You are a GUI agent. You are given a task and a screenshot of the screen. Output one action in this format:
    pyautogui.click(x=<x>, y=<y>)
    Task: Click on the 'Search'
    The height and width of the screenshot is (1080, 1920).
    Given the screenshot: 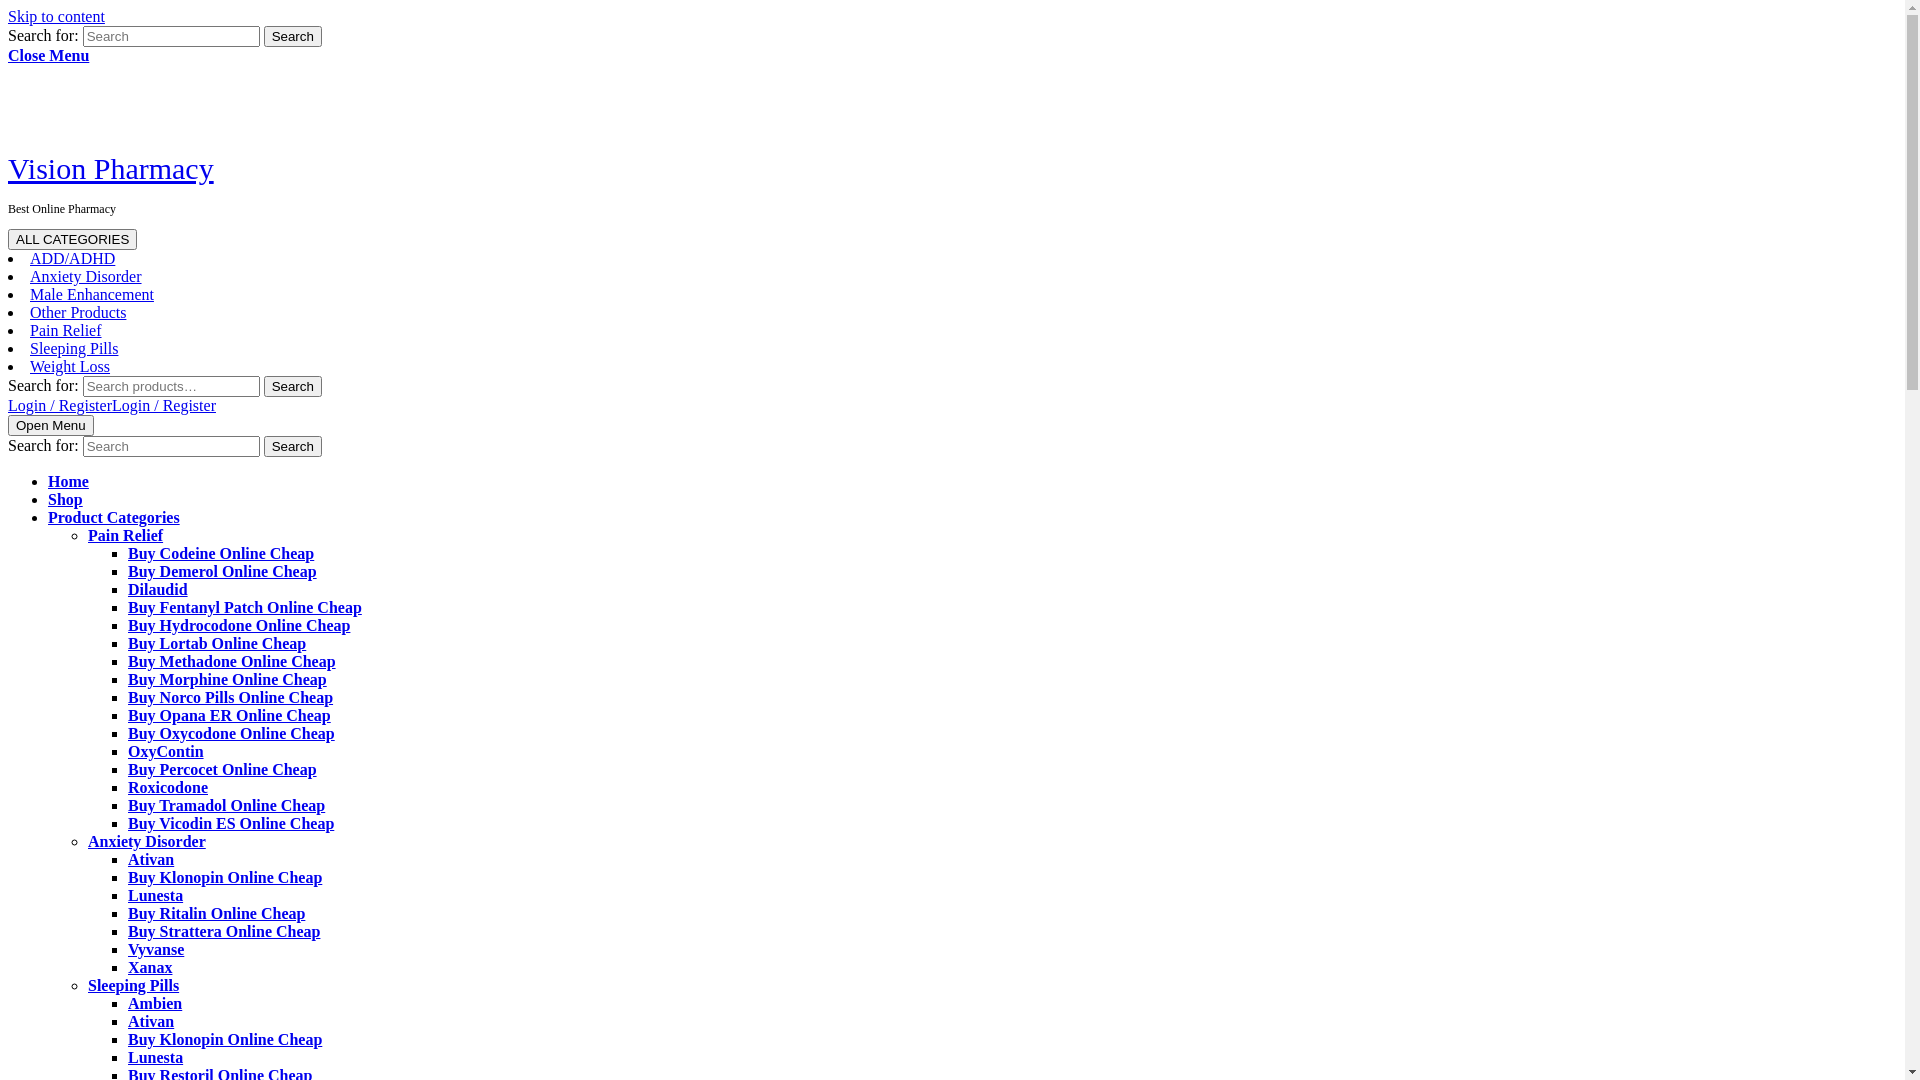 What is the action you would take?
    pyautogui.click(x=291, y=36)
    